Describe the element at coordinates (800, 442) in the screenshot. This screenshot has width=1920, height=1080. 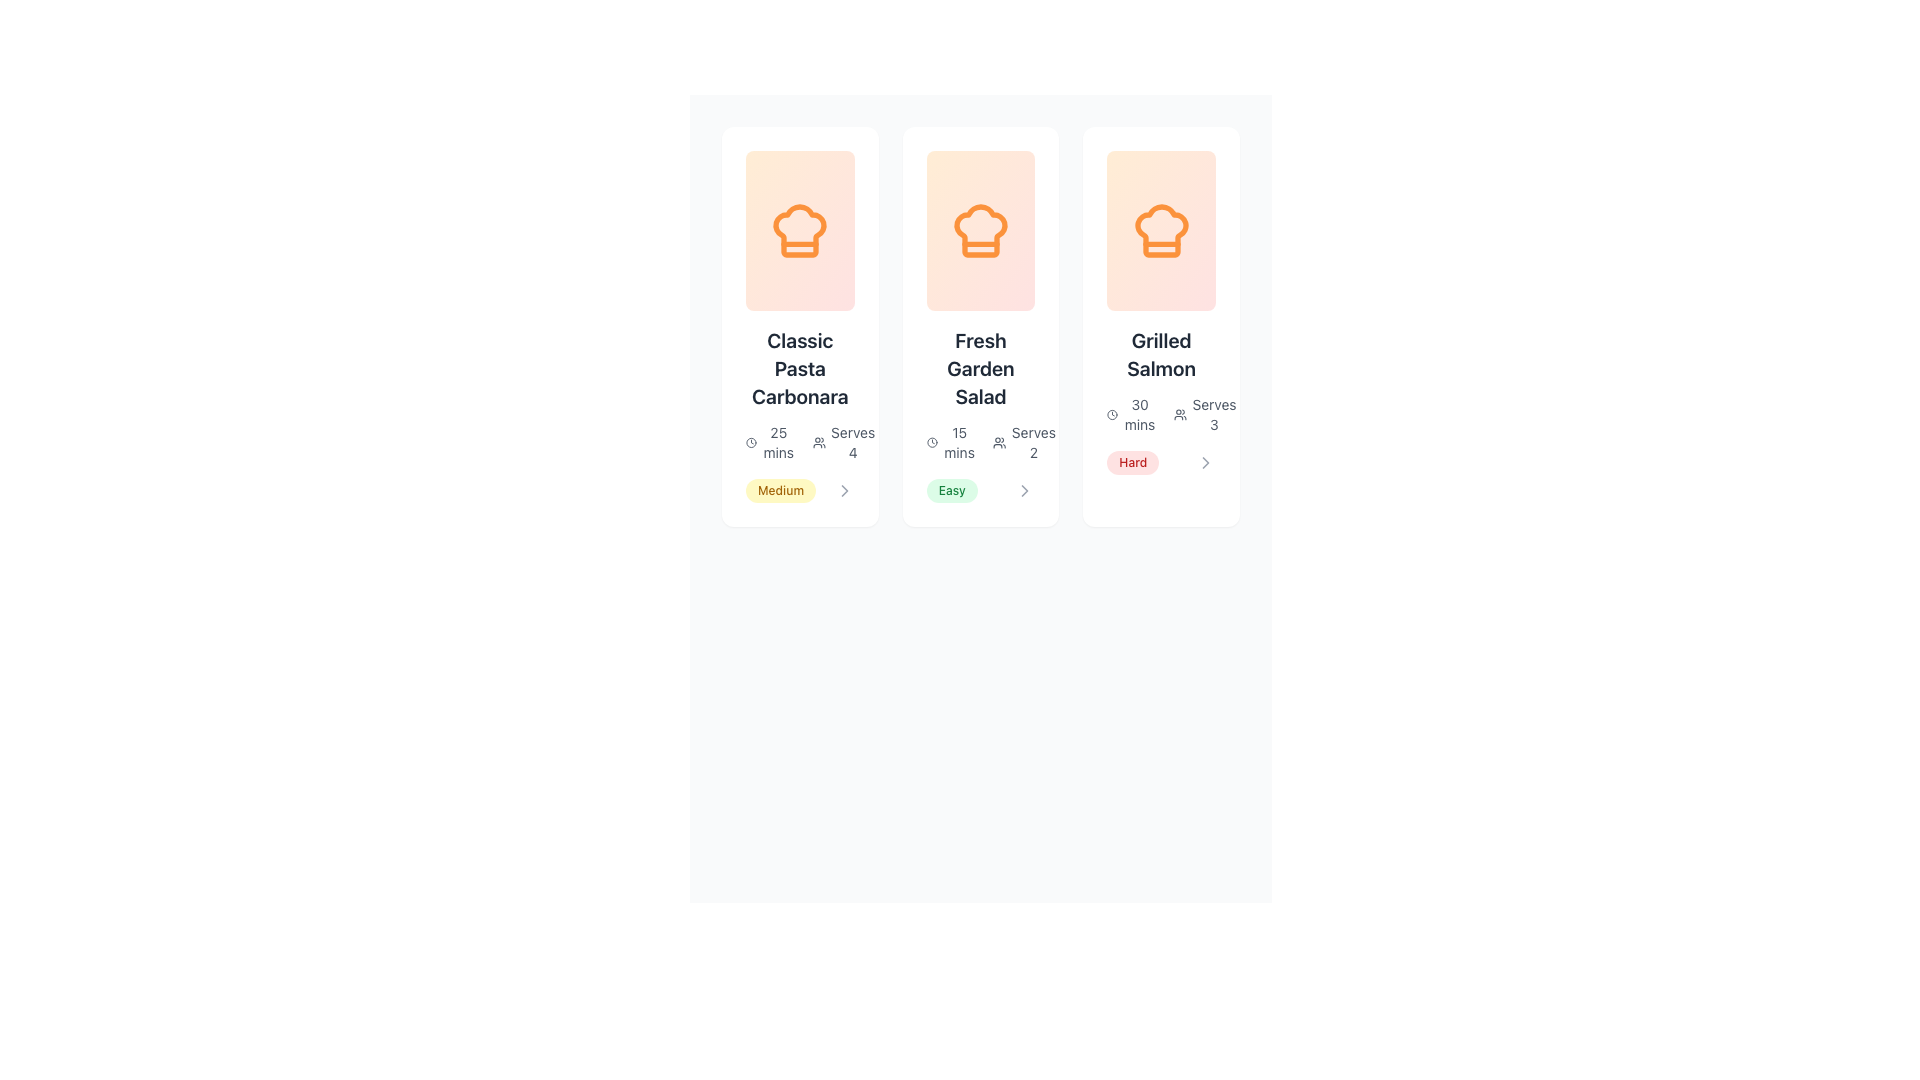
I see `supplemental information block about the recipe titled 'Classic Pasta Carbonara', which includes the preparation time of '25 mins' and the number of servings 'Serves 4'` at that location.